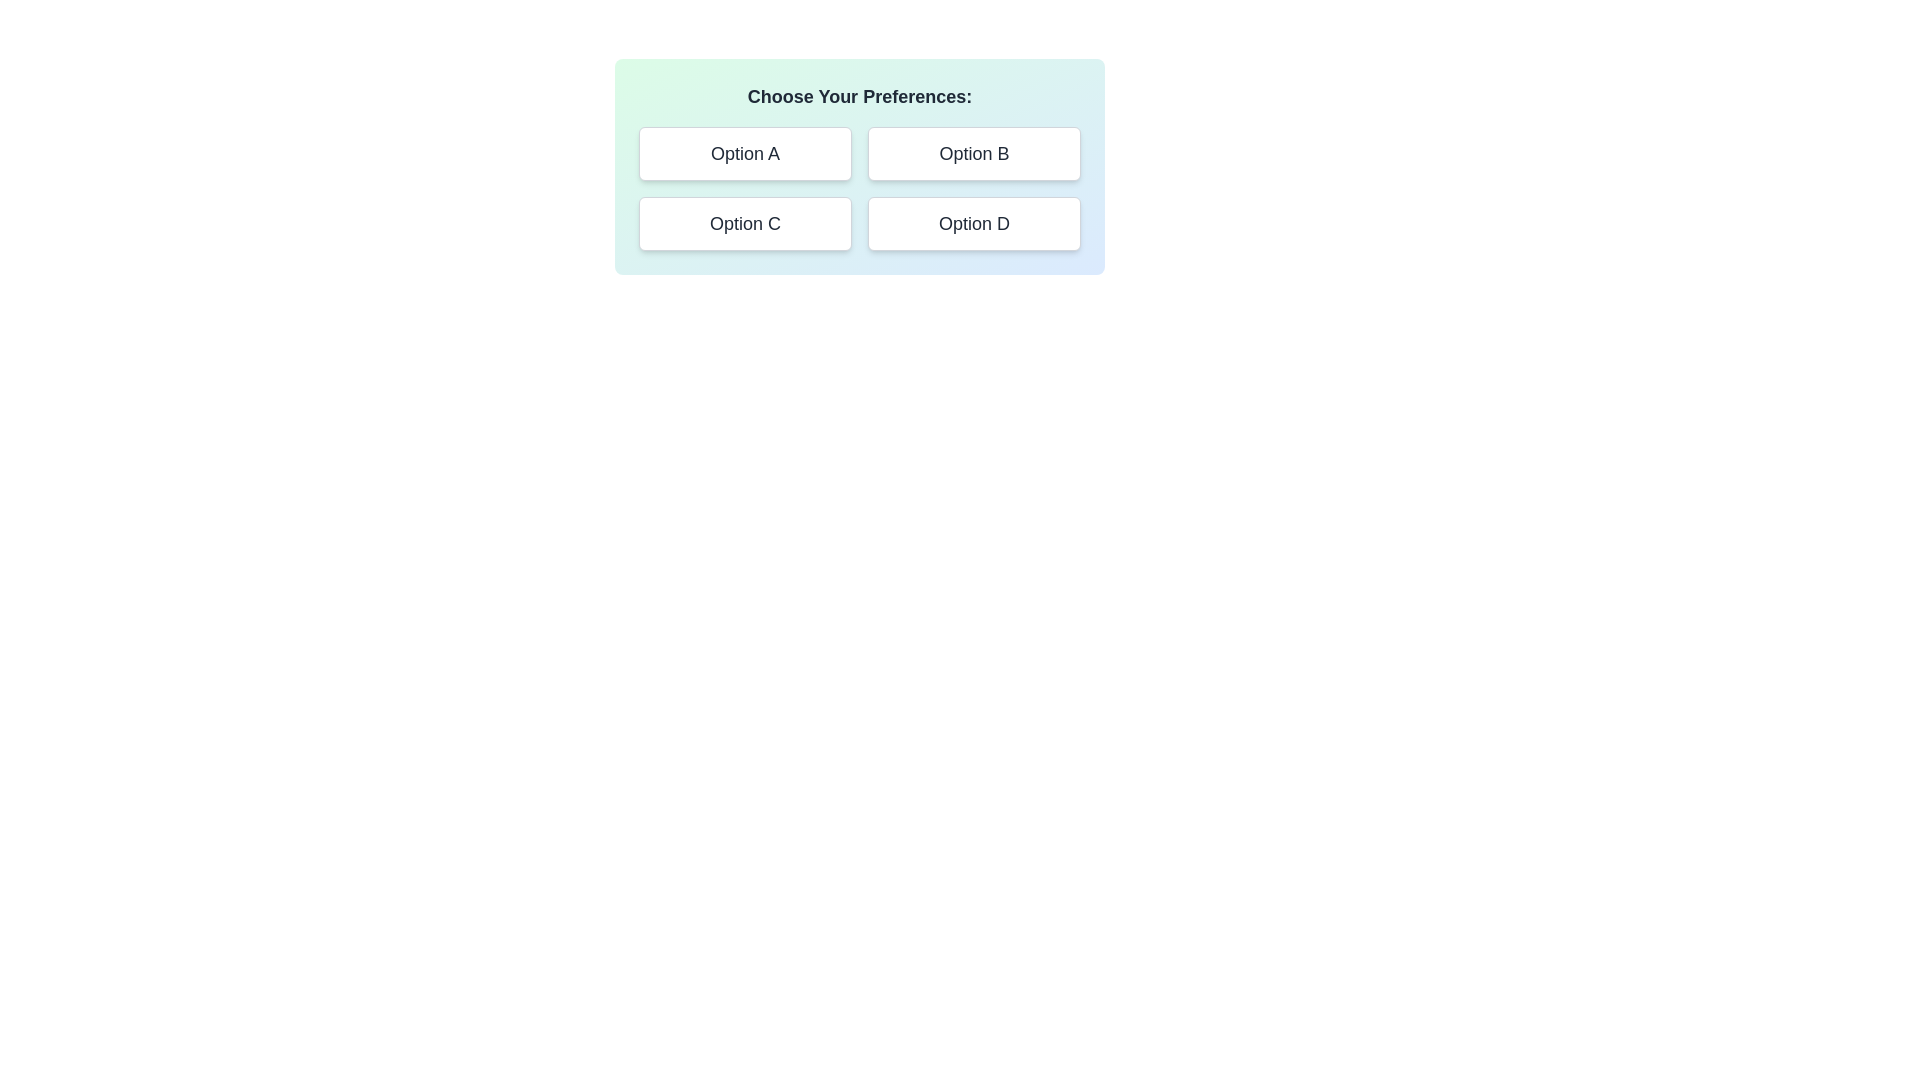 The width and height of the screenshot is (1920, 1080). What do you see at coordinates (974, 223) in the screenshot?
I see `the button labeled Option D to select it` at bounding box center [974, 223].